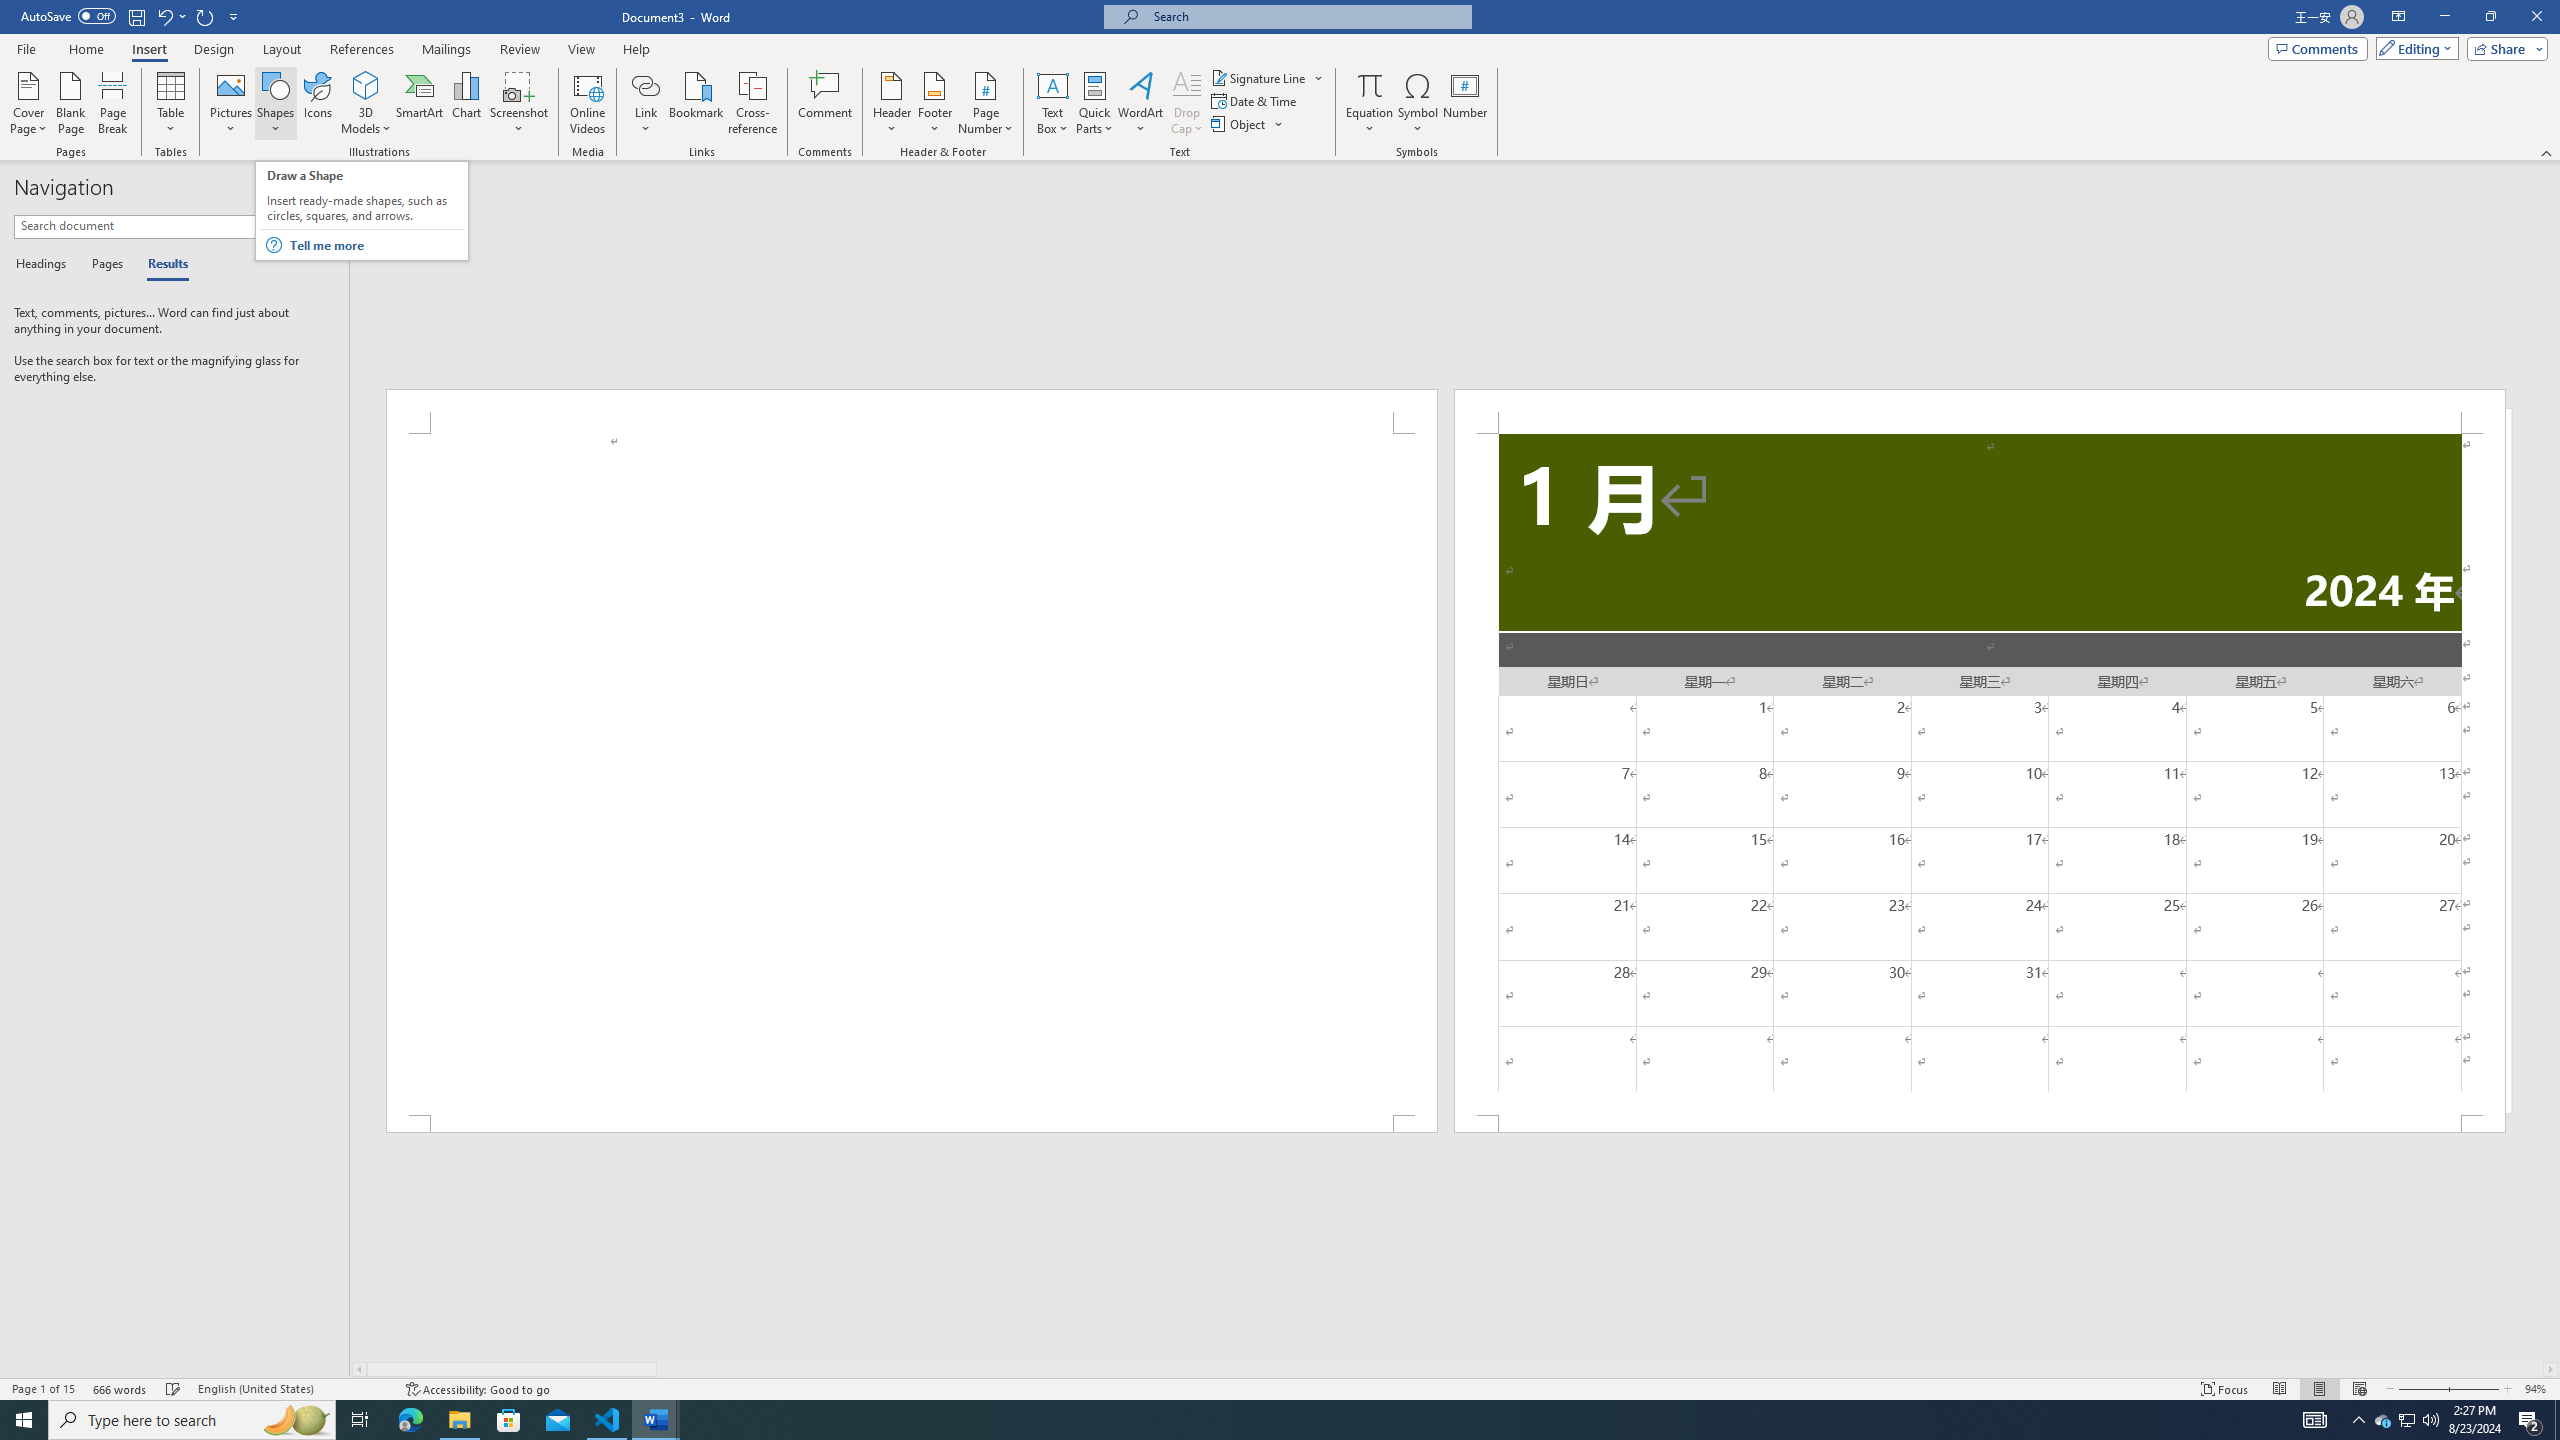  I want to click on 'Page Break', so click(111, 103).